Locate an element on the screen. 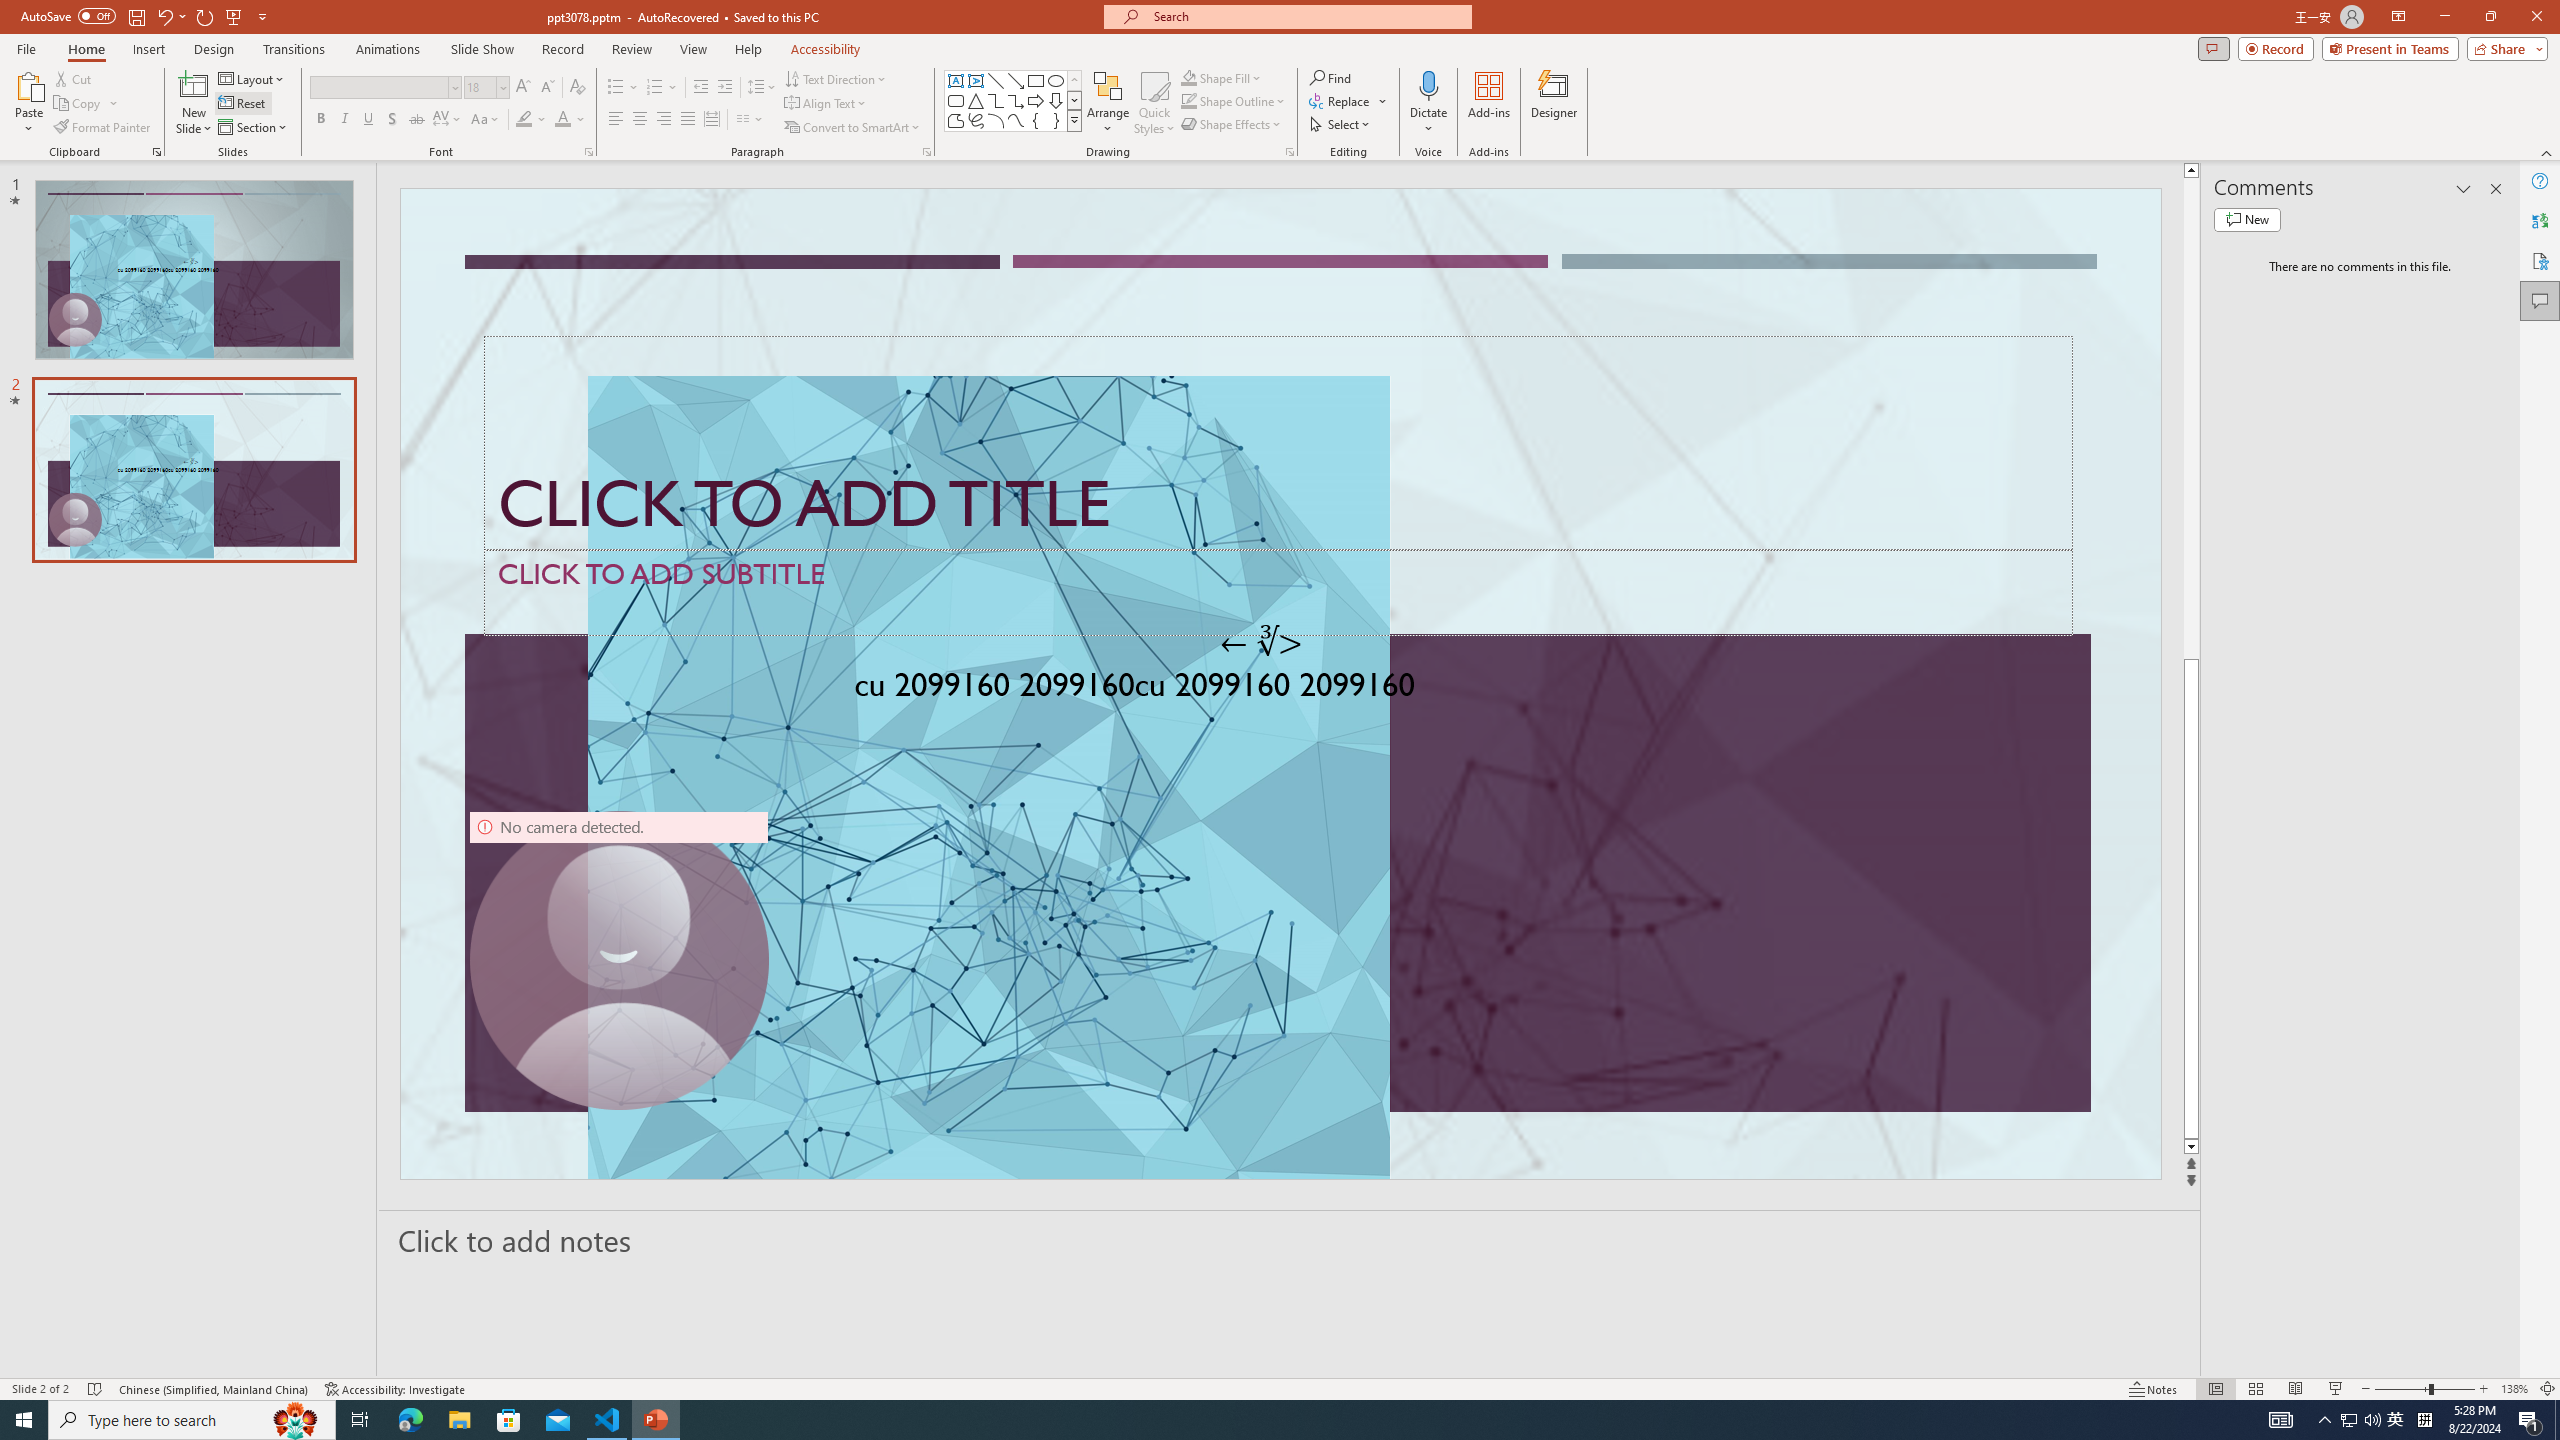 The height and width of the screenshot is (1440, 2560). 'Subtitle TextBox' is located at coordinates (1277, 591).